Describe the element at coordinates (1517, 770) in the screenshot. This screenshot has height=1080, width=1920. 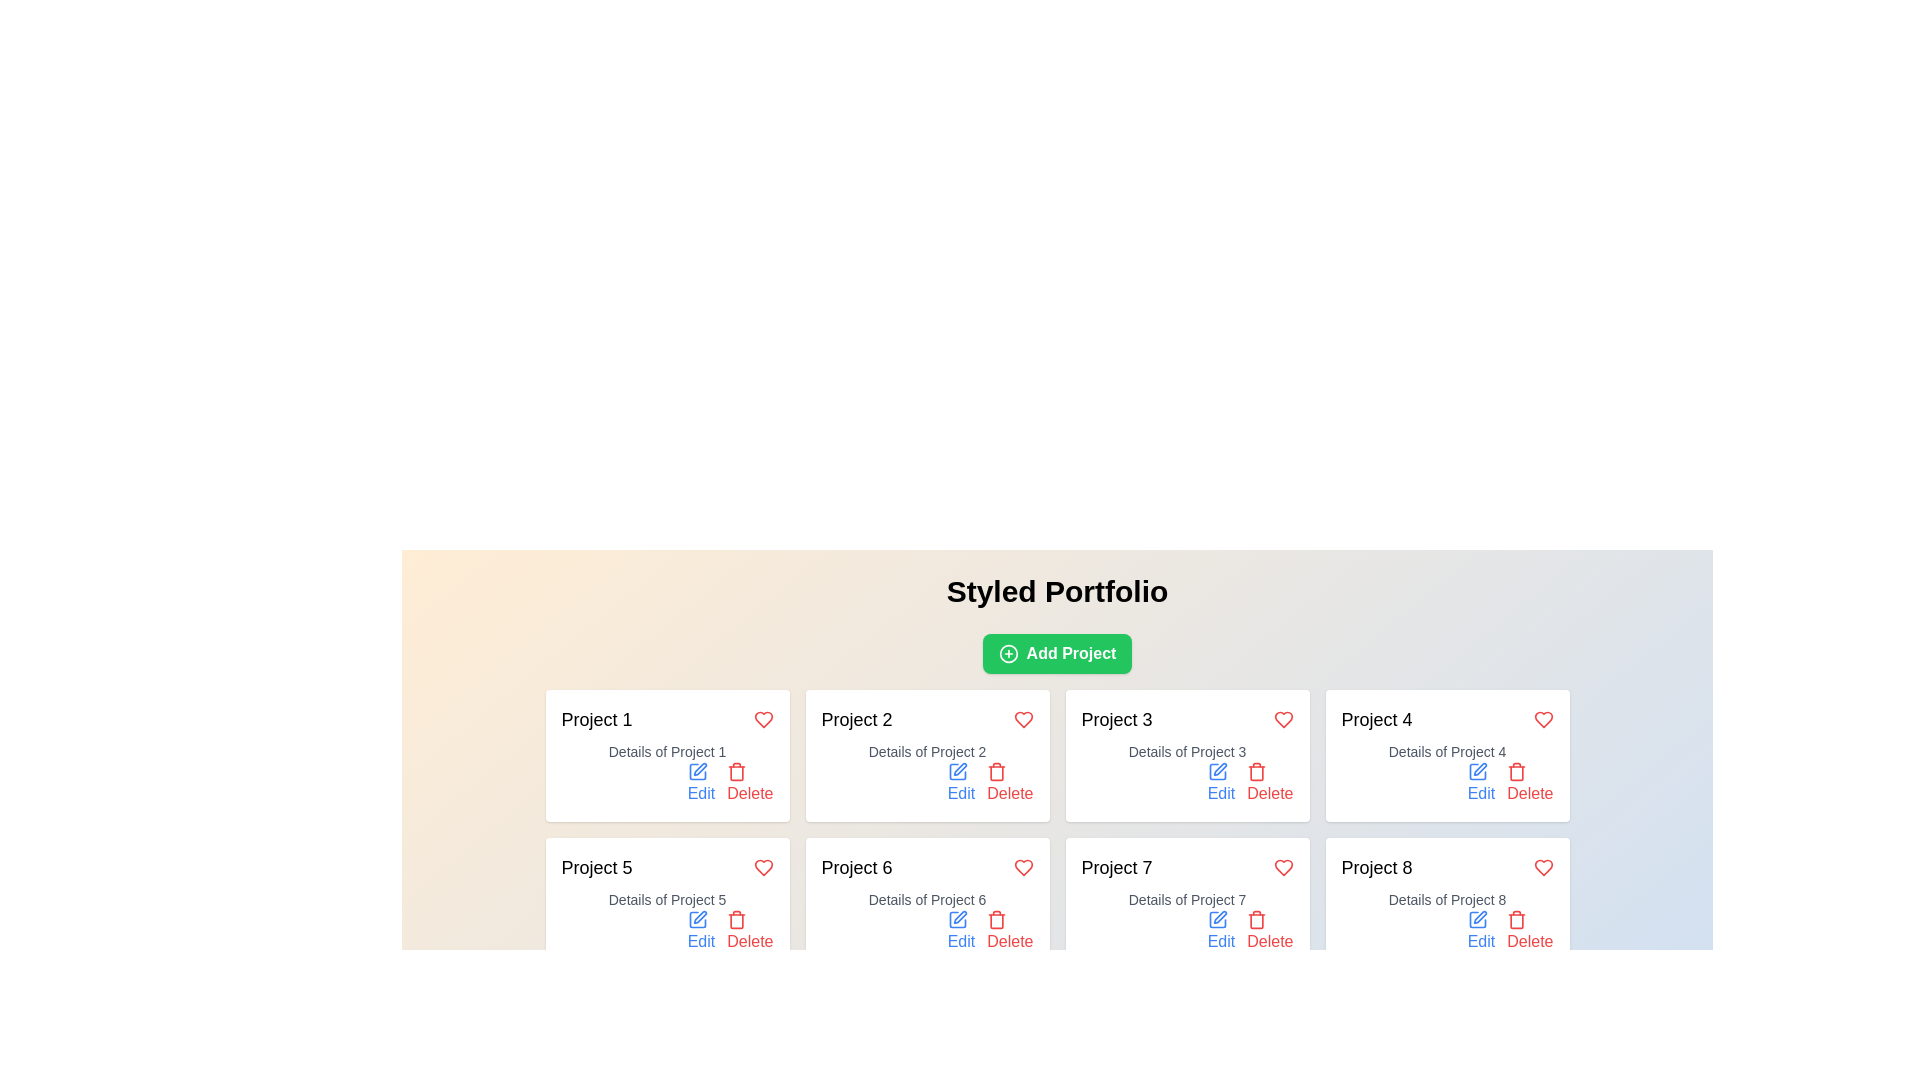
I see `the red trash icon located in the bottom right corner of the 'Project 4' card` at that location.